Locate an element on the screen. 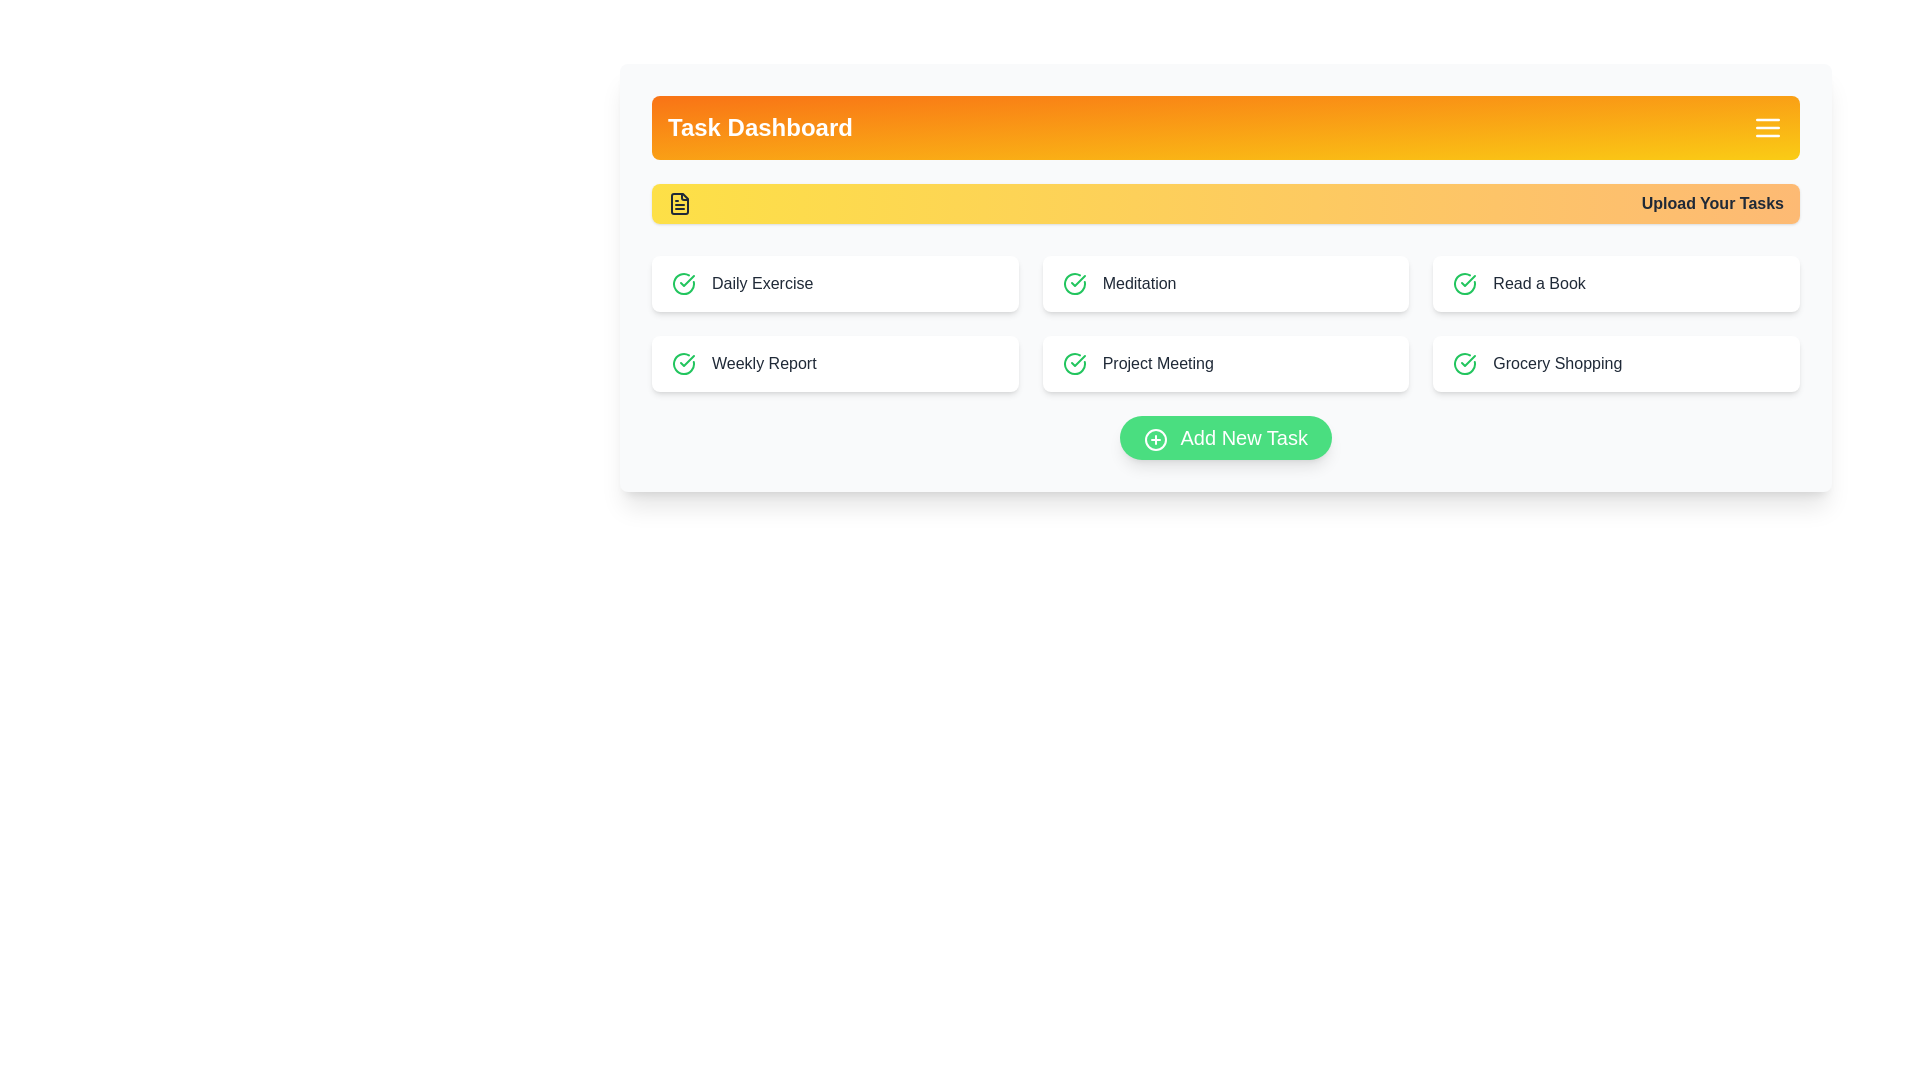 The height and width of the screenshot is (1080, 1920). the task 'Read a Book' from the task list is located at coordinates (1617, 284).